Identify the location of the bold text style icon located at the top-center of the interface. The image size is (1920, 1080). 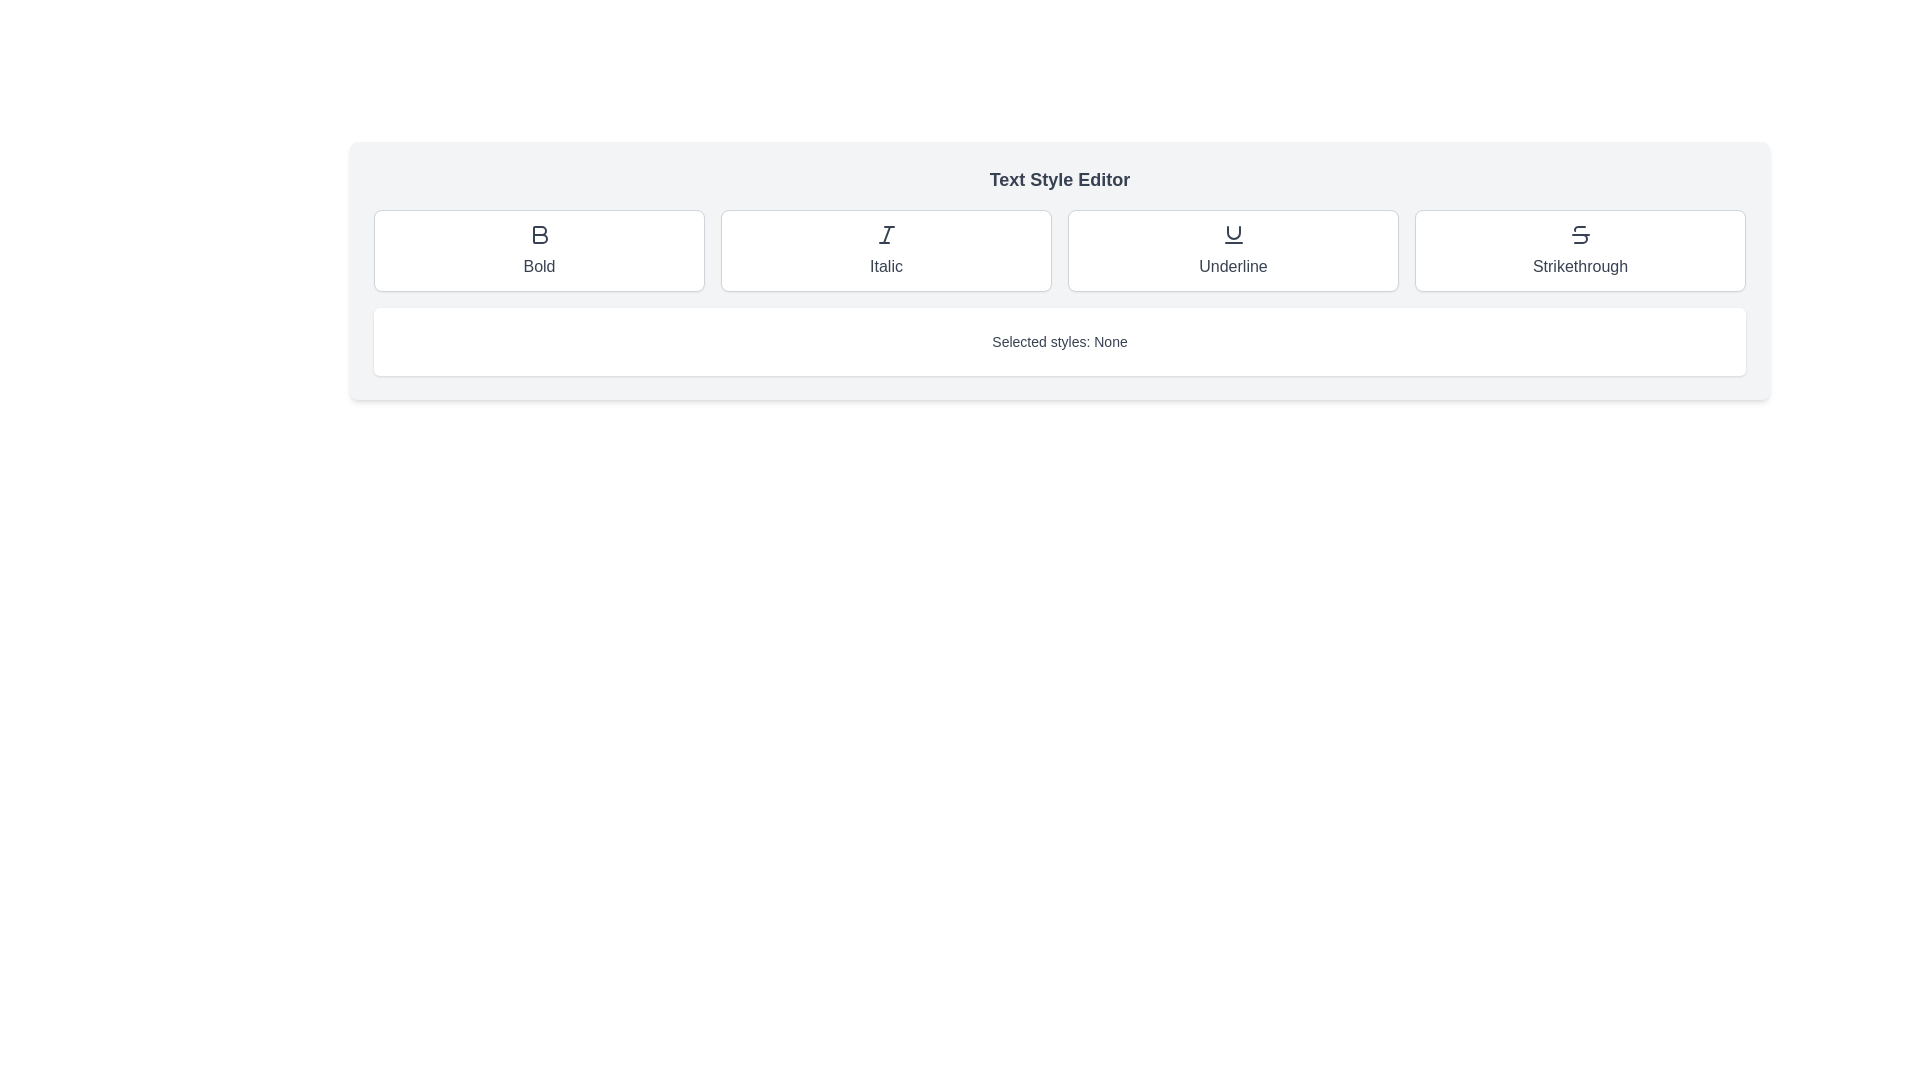
(539, 234).